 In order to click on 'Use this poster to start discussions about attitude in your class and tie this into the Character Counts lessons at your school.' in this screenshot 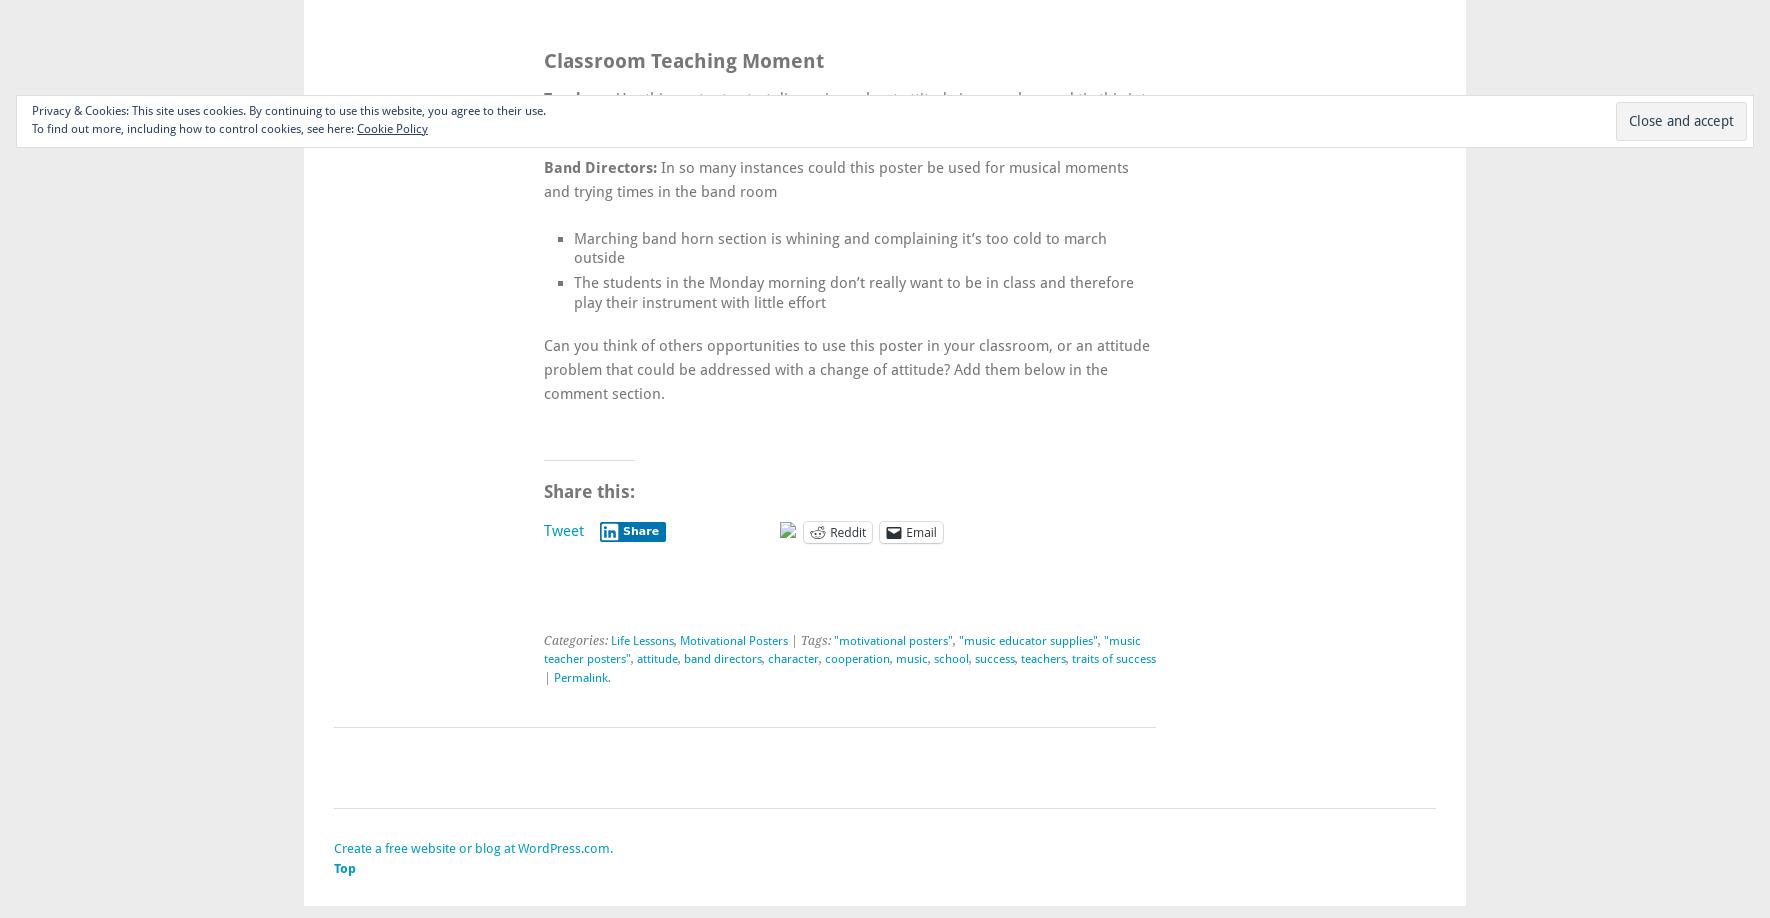, I will do `click(848, 109)`.